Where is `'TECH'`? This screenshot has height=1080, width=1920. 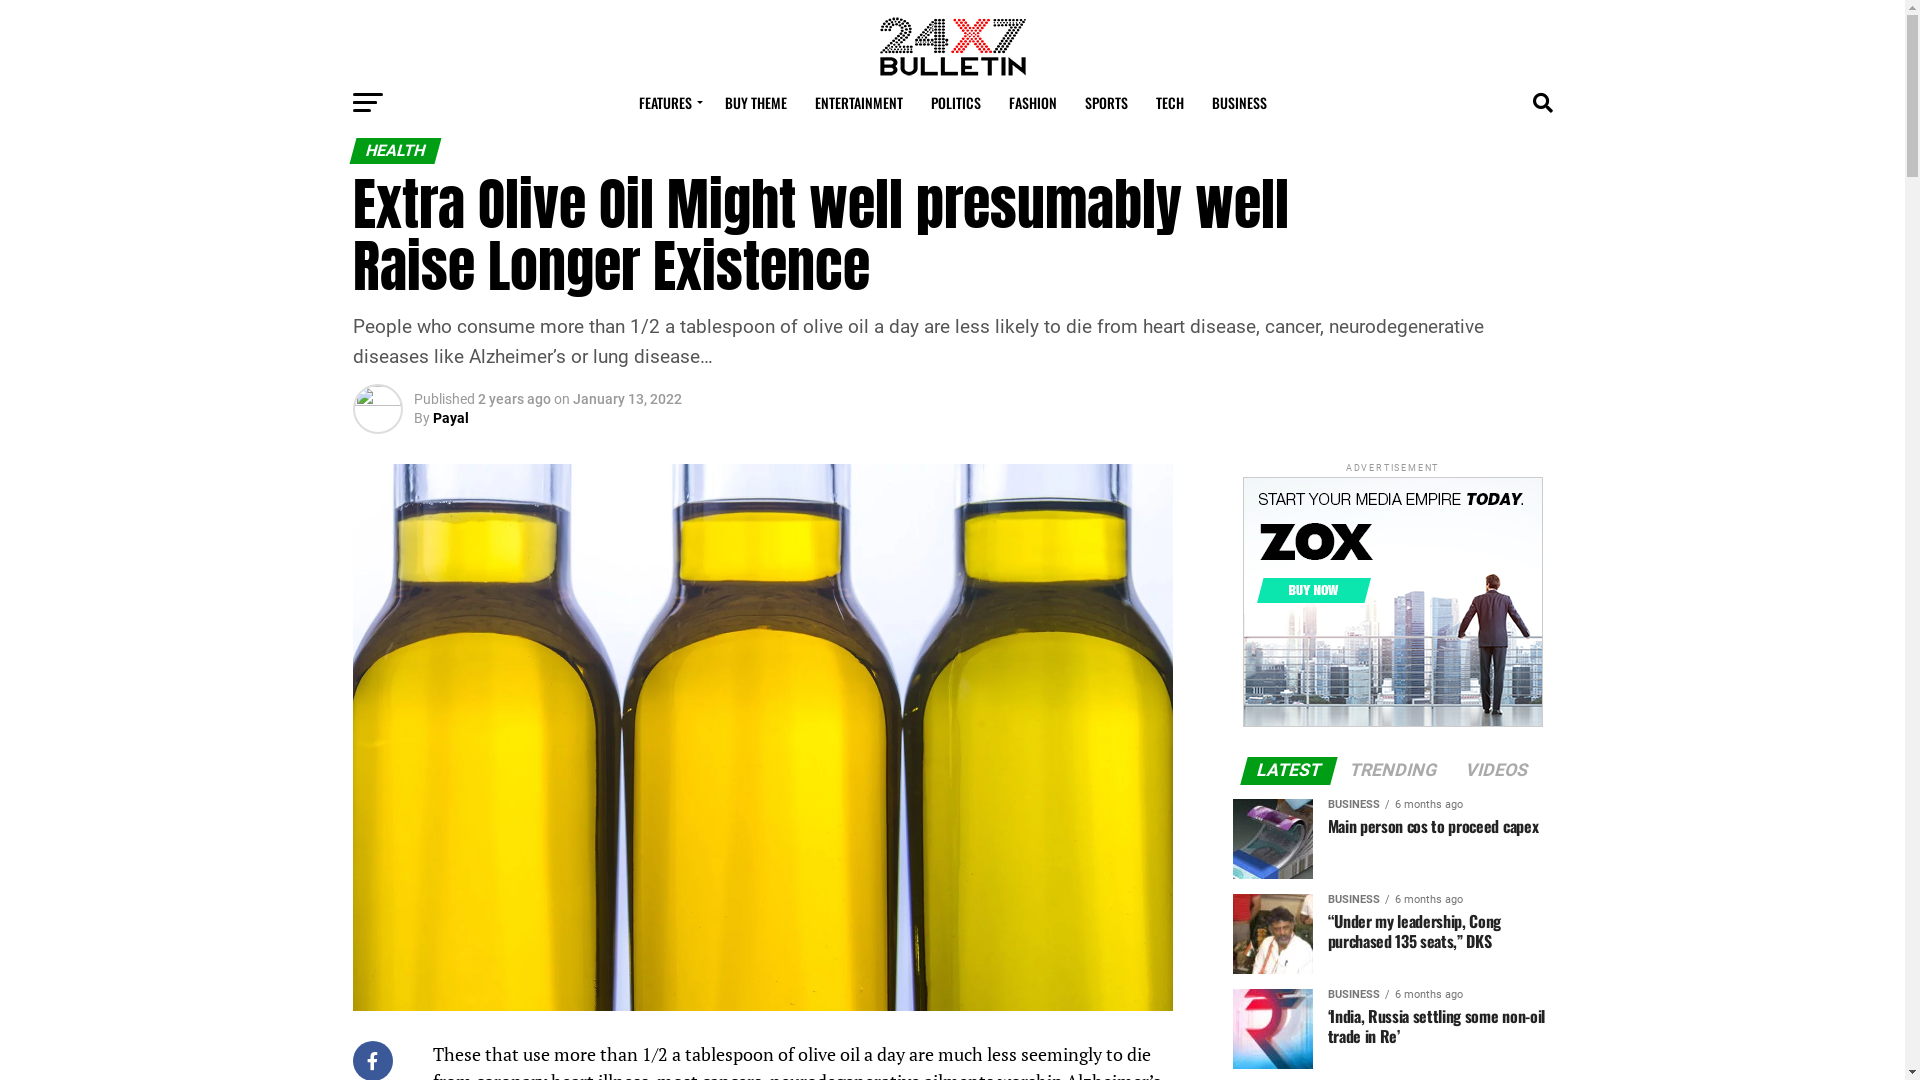 'TECH' is located at coordinates (1170, 103).